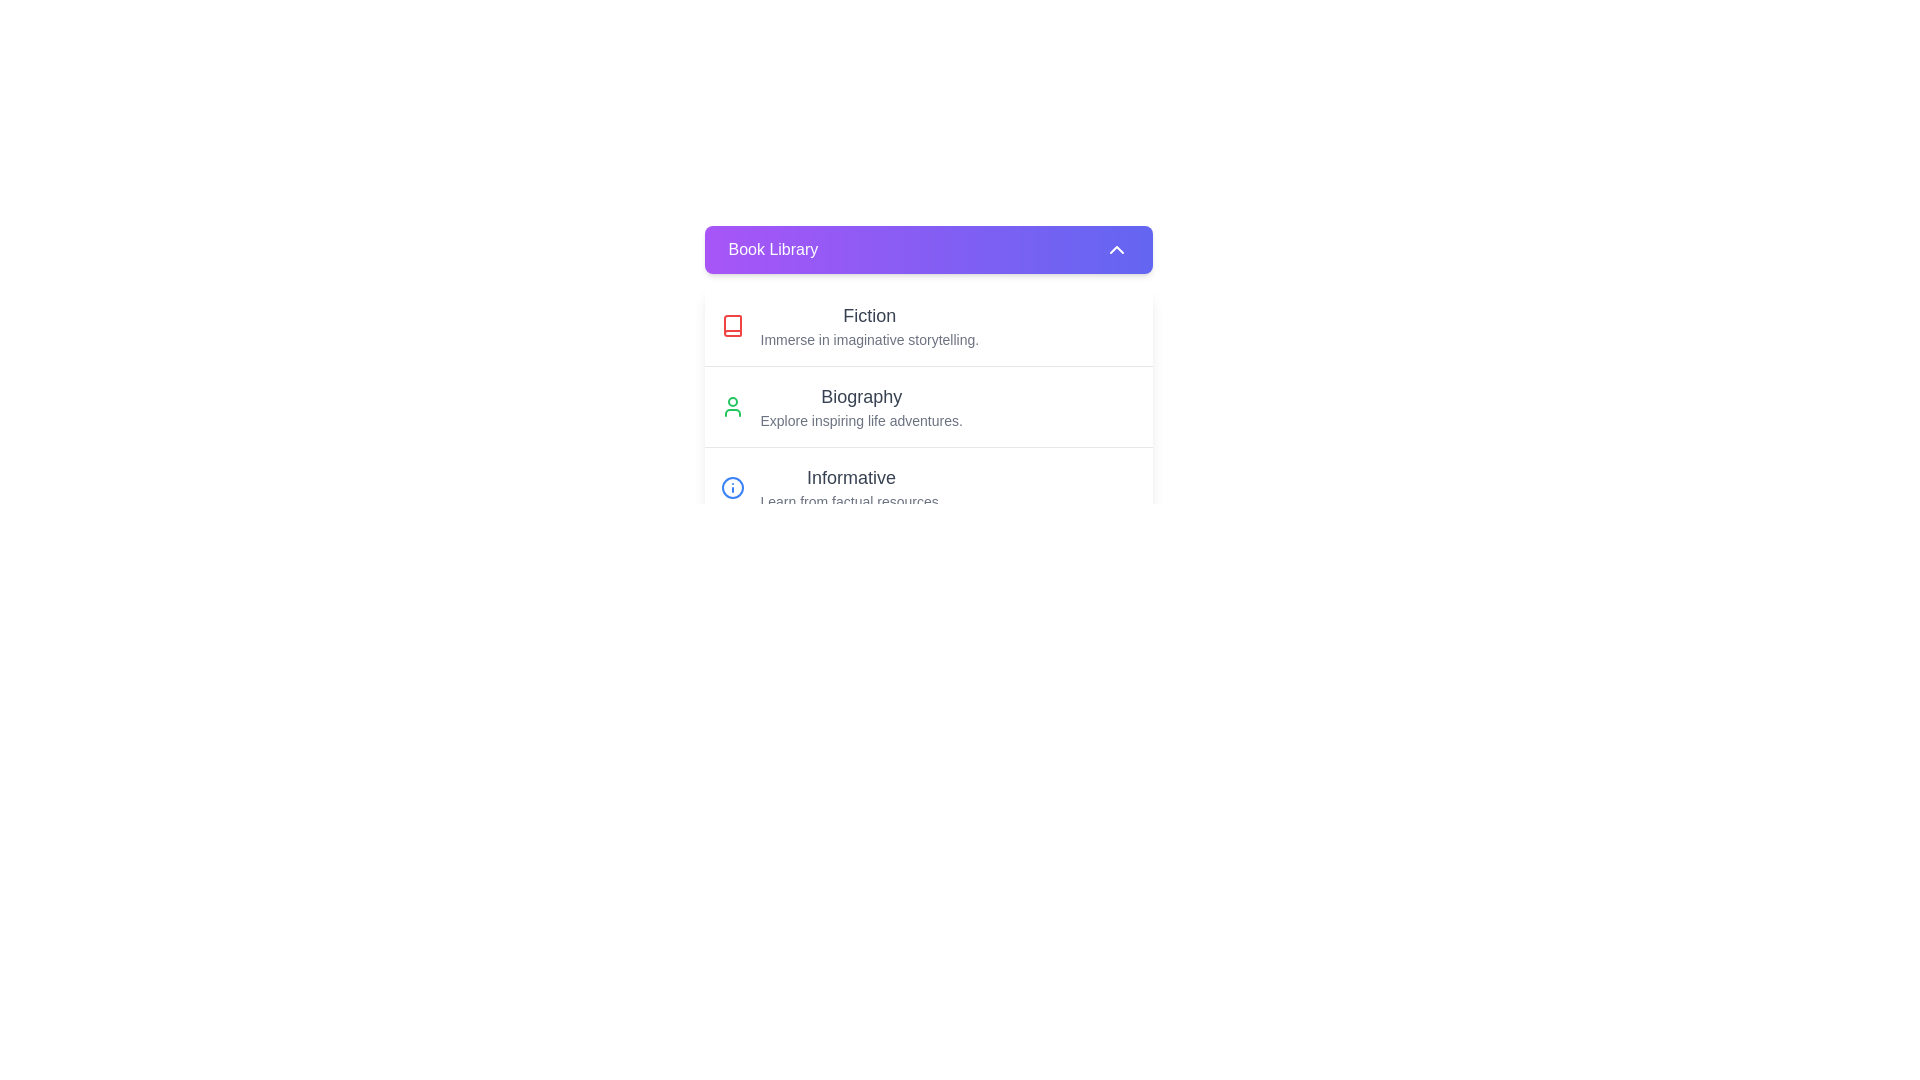 Image resolution: width=1920 pixels, height=1080 pixels. Describe the element at coordinates (1115, 249) in the screenshot. I see `the Chevron Up icon located in the top-right corner of the 'Book Library' section` at that location.